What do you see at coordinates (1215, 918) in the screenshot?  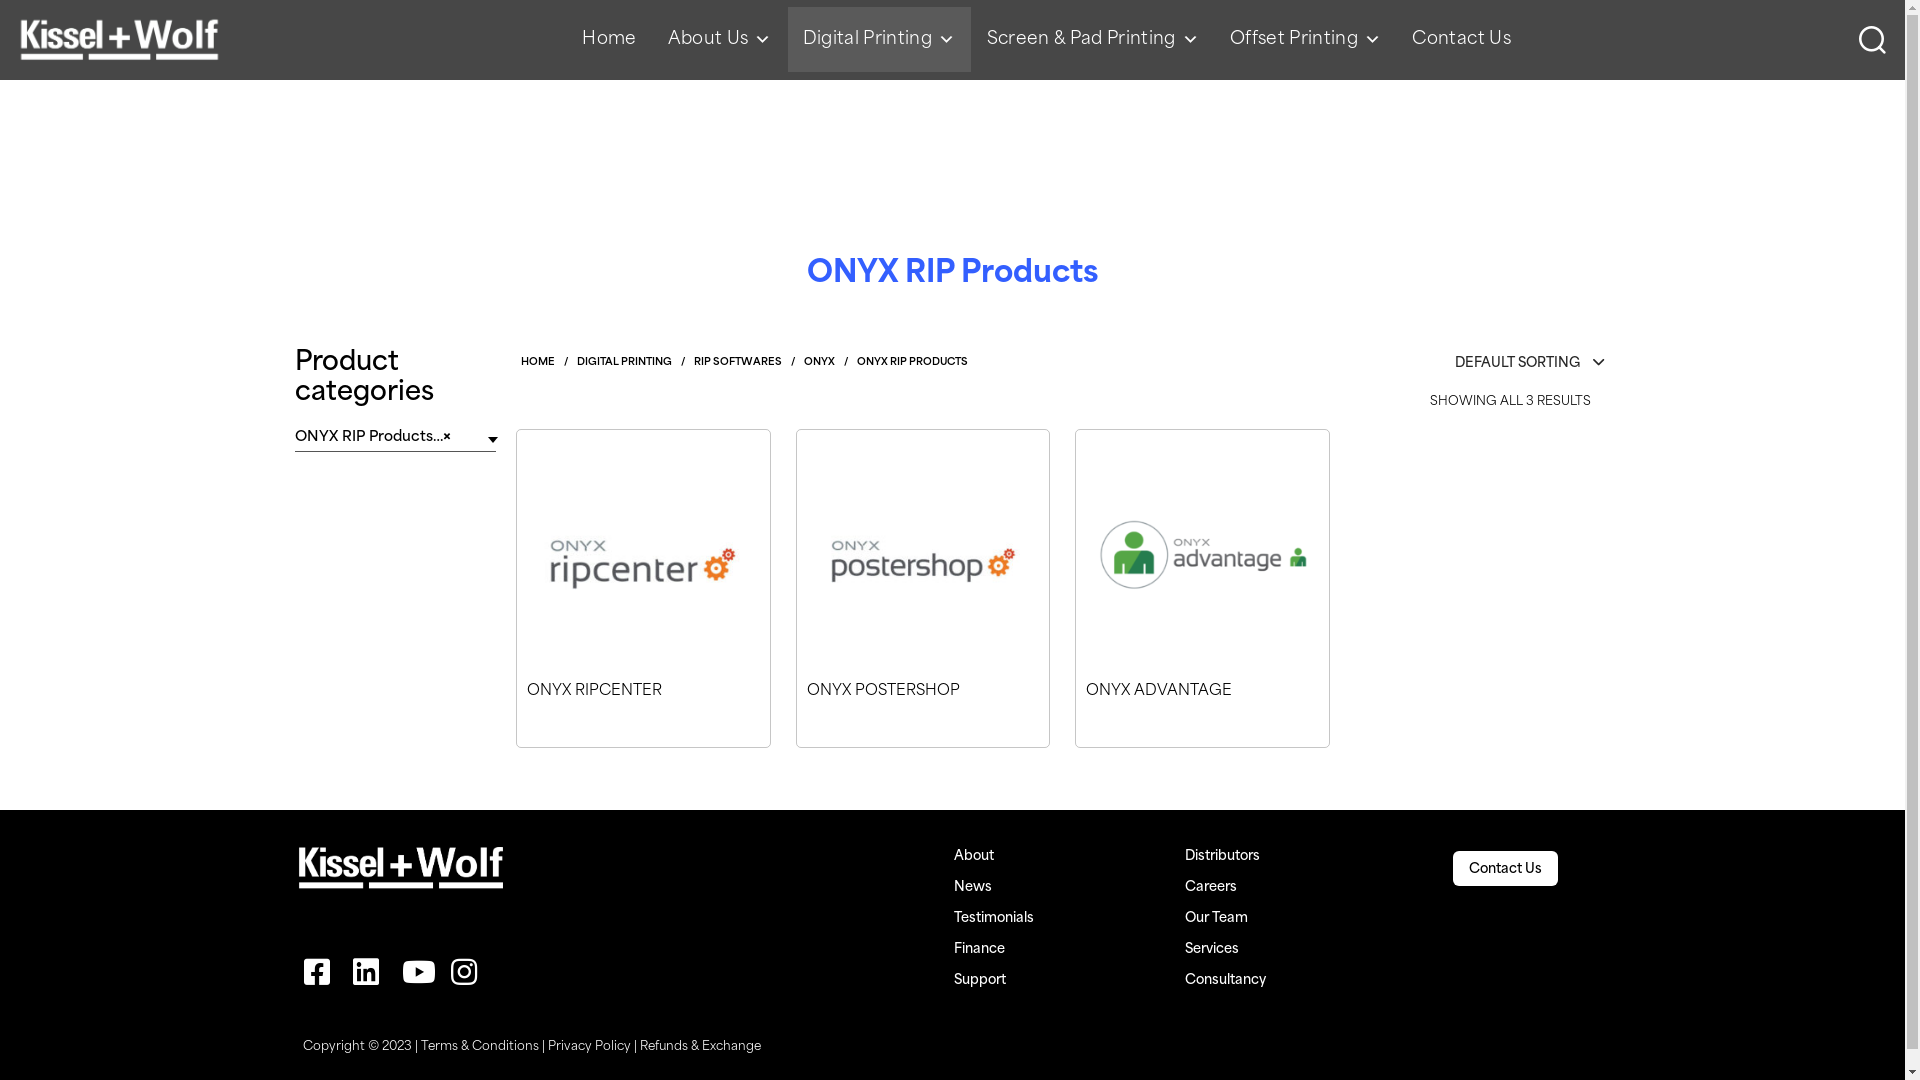 I see `'Our Team'` at bounding box center [1215, 918].